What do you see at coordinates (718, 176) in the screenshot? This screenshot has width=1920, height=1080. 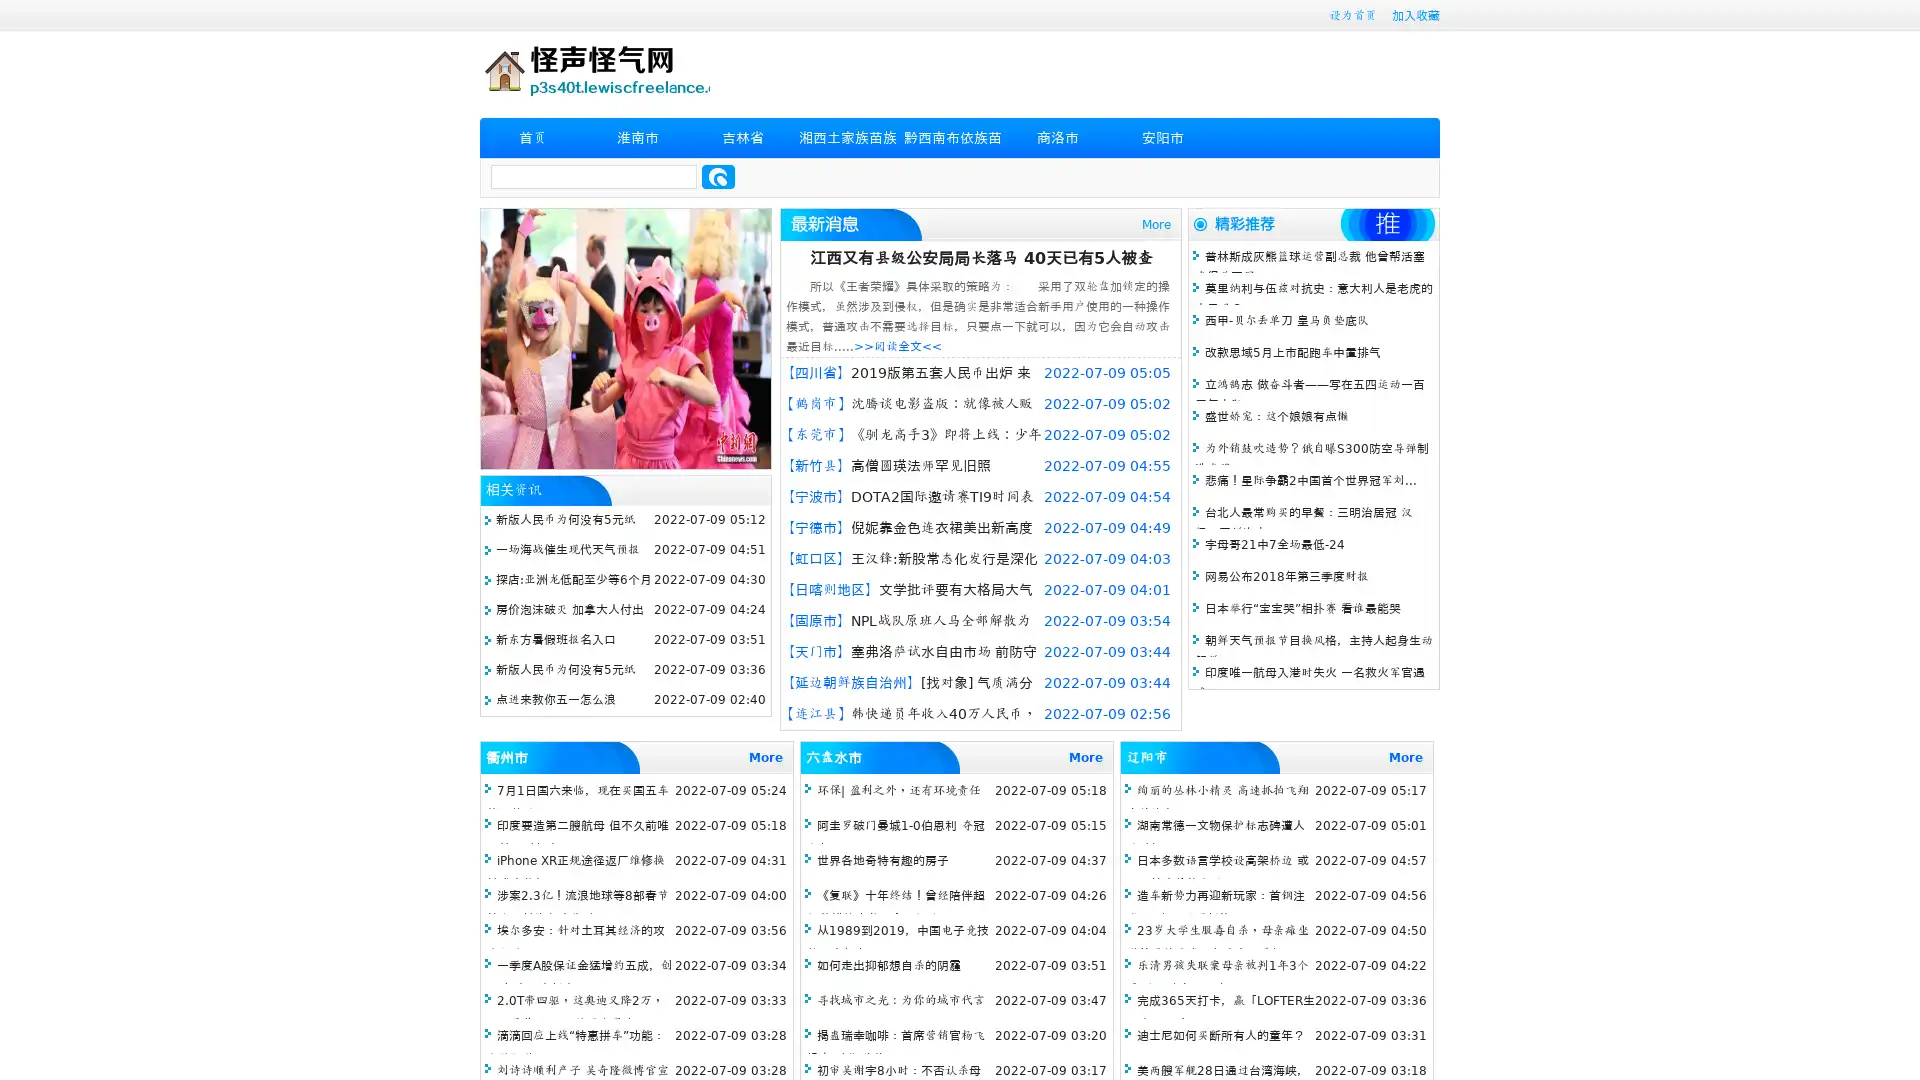 I see `Search` at bounding box center [718, 176].